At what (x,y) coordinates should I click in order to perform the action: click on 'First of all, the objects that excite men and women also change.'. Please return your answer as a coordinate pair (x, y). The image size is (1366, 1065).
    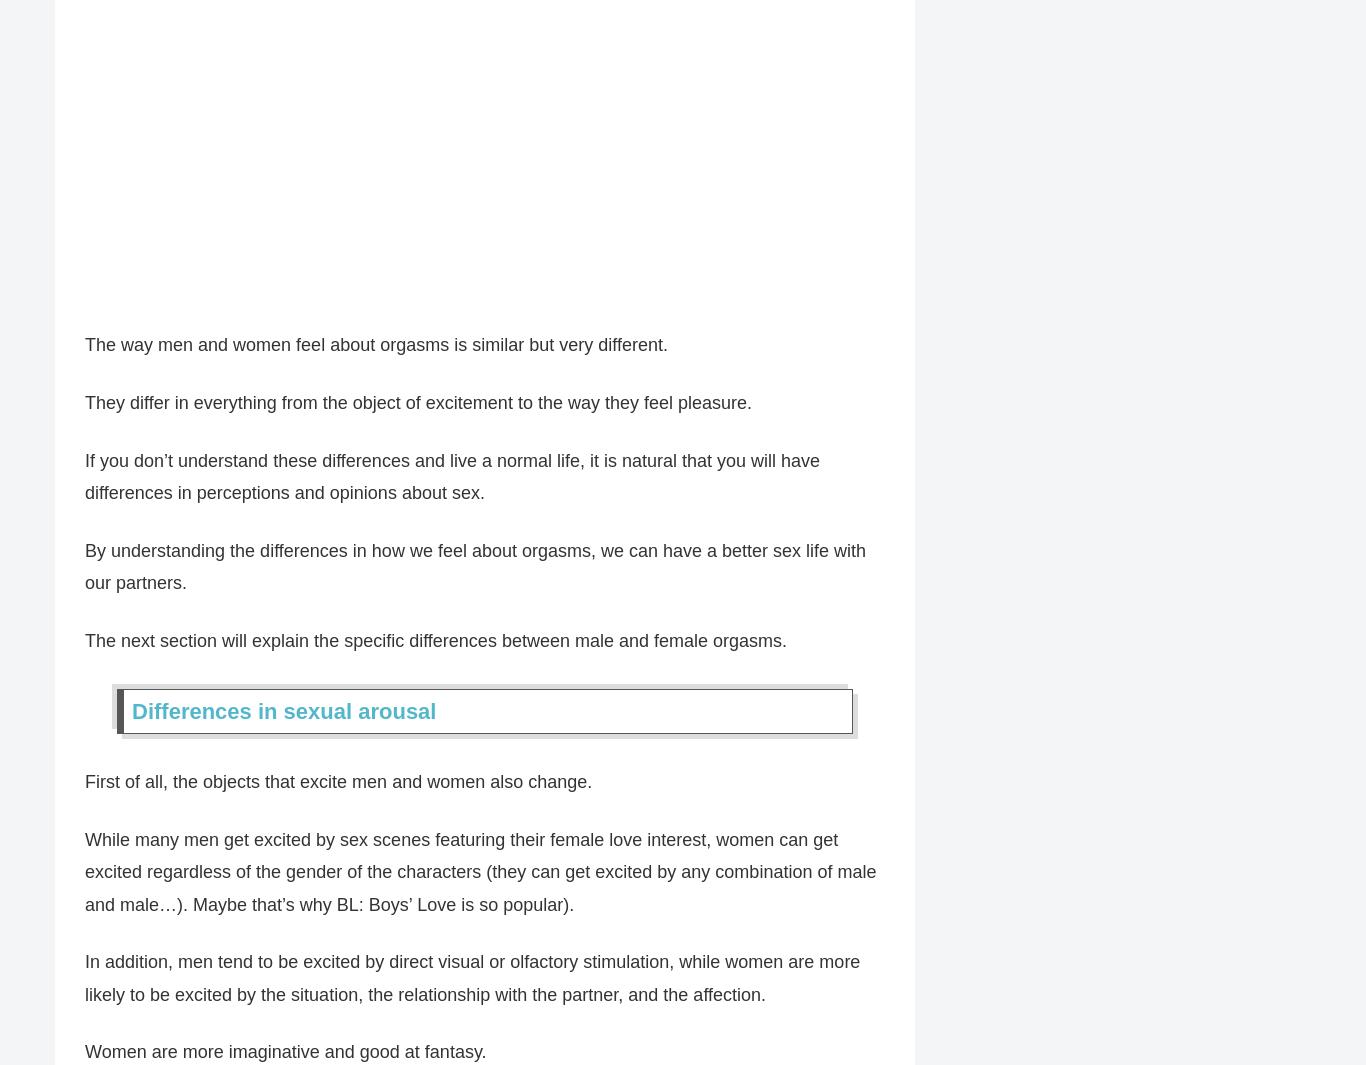
    Looking at the image, I should click on (338, 782).